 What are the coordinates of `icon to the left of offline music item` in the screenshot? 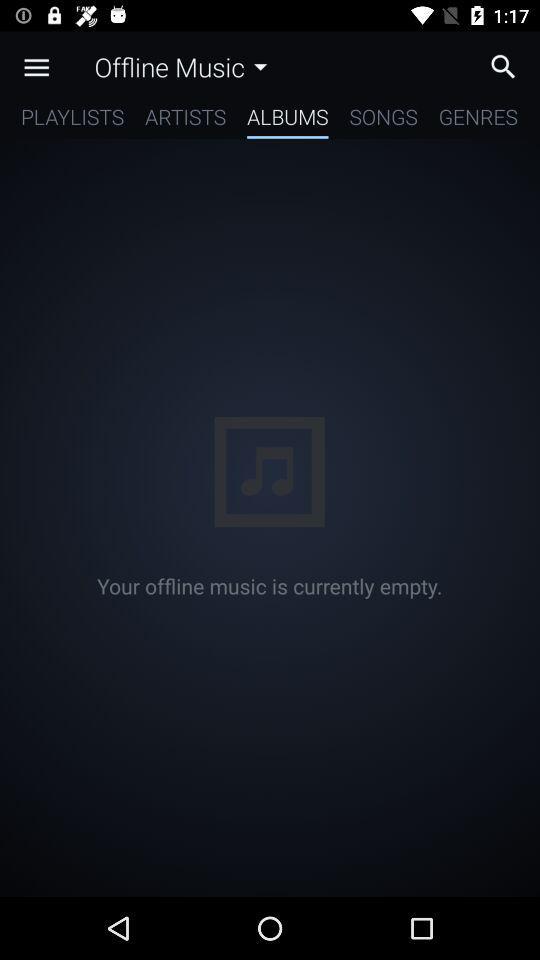 It's located at (36, 67).